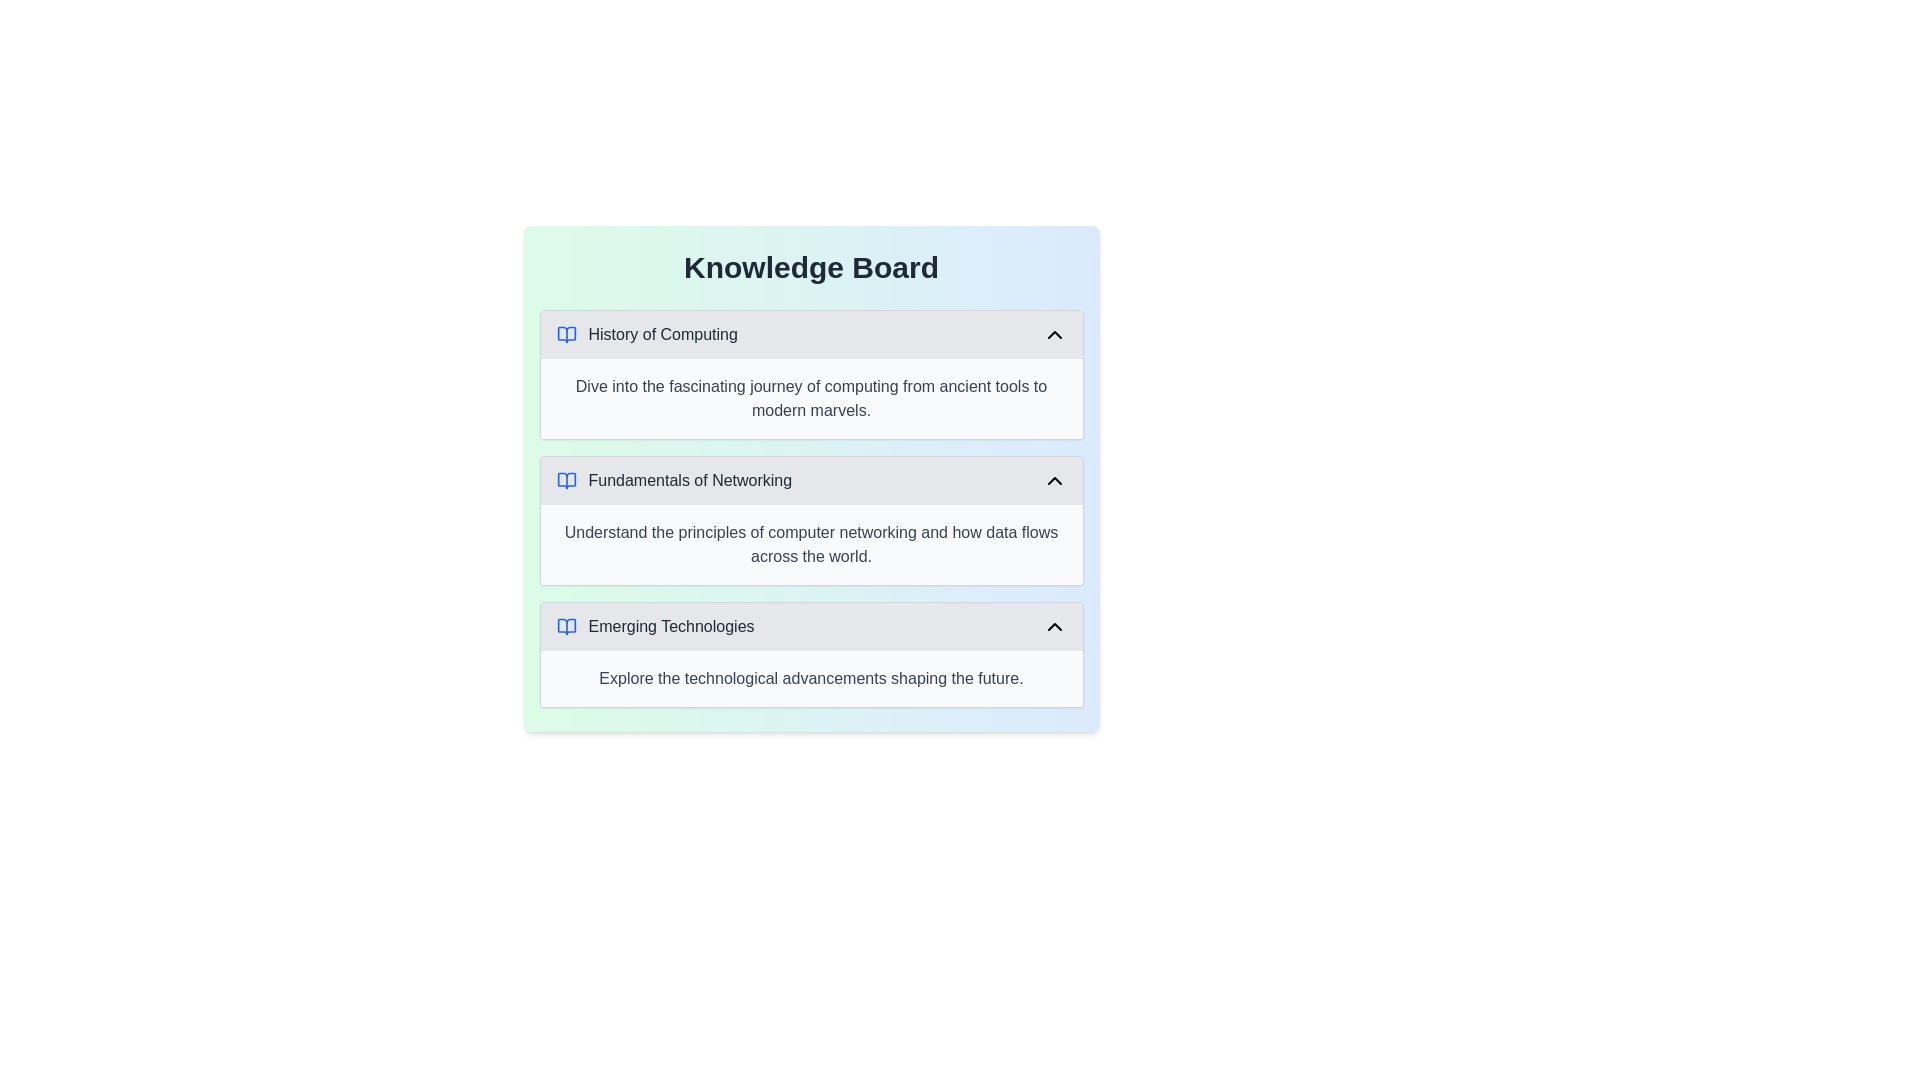 The image size is (1920, 1080). Describe the element at coordinates (671, 626) in the screenshot. I see `the text label displaying 'Emerging Technologies', which is styled in gray on a light background and is the title of the third item in the list within the 'Knowledge Board' card` at that location.